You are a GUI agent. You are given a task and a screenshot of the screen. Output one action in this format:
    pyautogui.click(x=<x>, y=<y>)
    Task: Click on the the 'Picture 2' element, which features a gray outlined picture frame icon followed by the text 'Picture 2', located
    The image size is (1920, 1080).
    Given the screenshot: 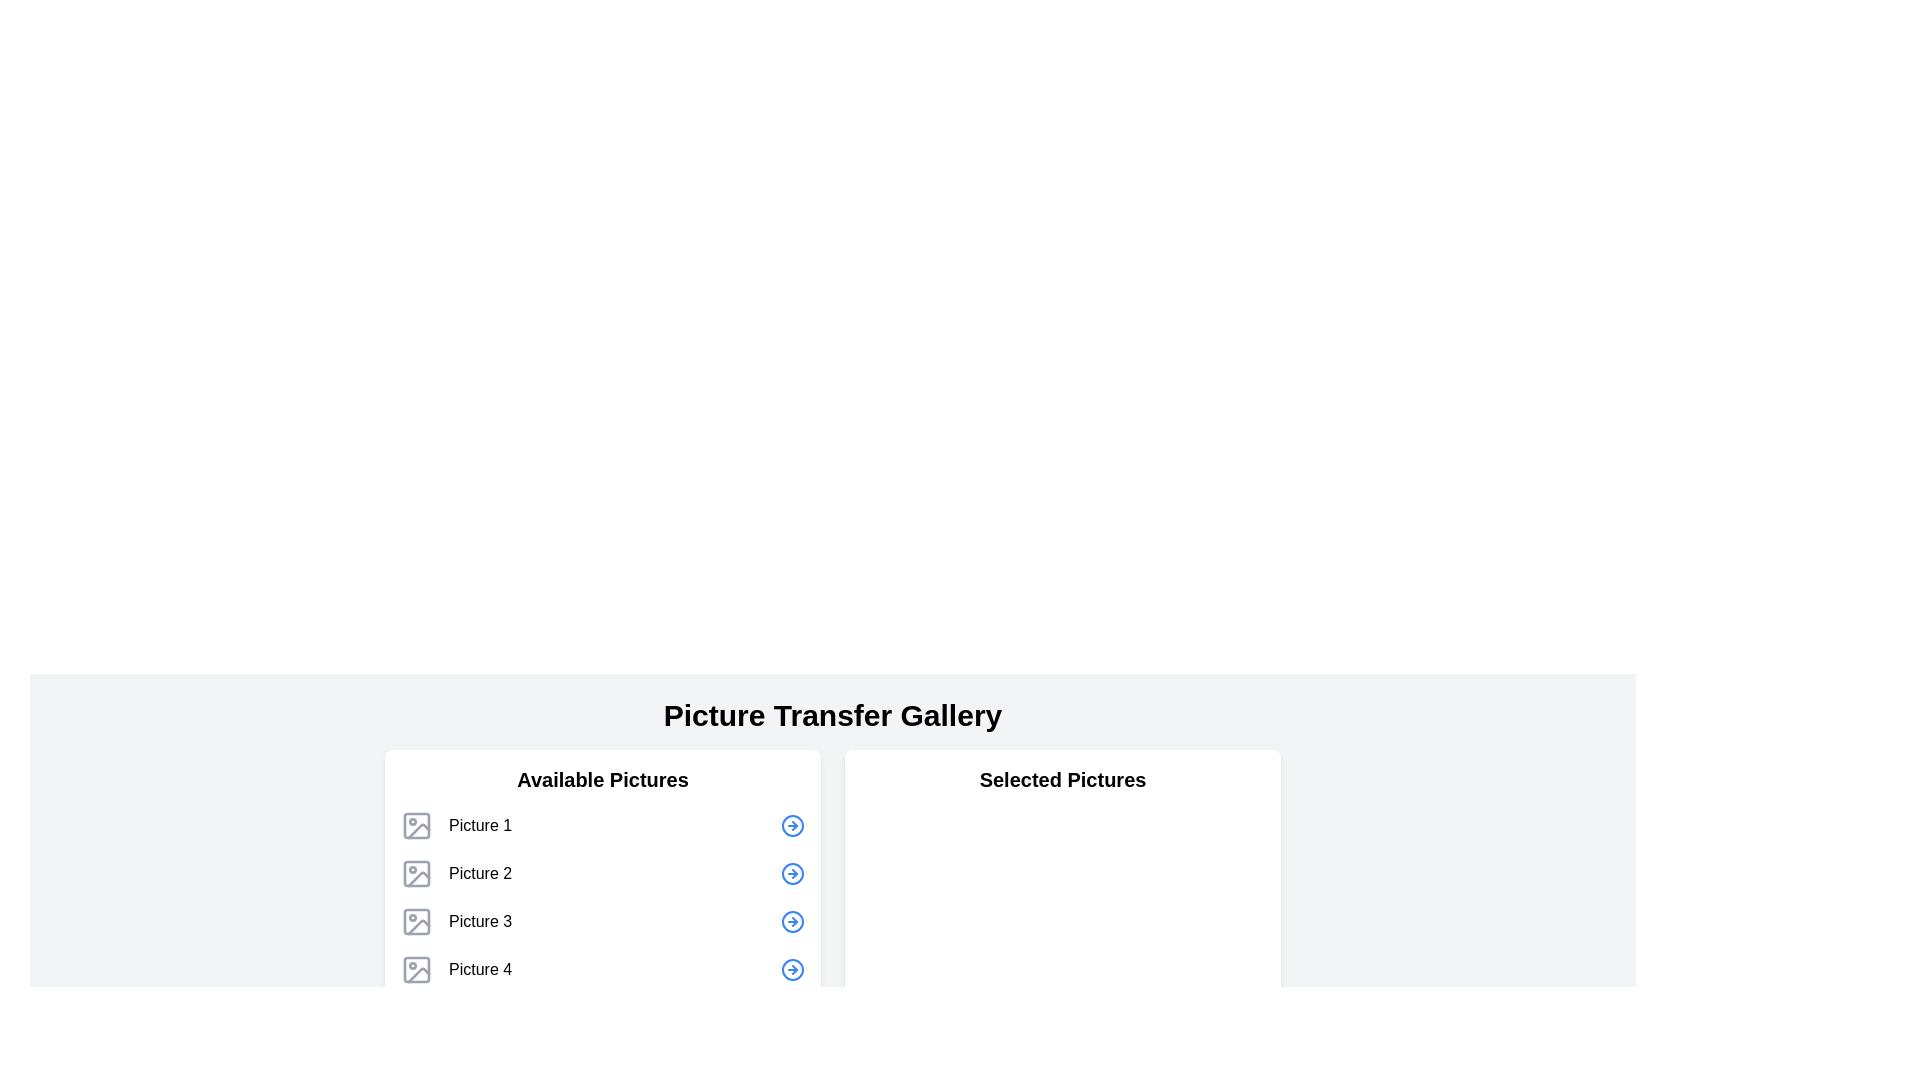 What is the action you would take?
    pyautogui.click(x=455, y=873)
    